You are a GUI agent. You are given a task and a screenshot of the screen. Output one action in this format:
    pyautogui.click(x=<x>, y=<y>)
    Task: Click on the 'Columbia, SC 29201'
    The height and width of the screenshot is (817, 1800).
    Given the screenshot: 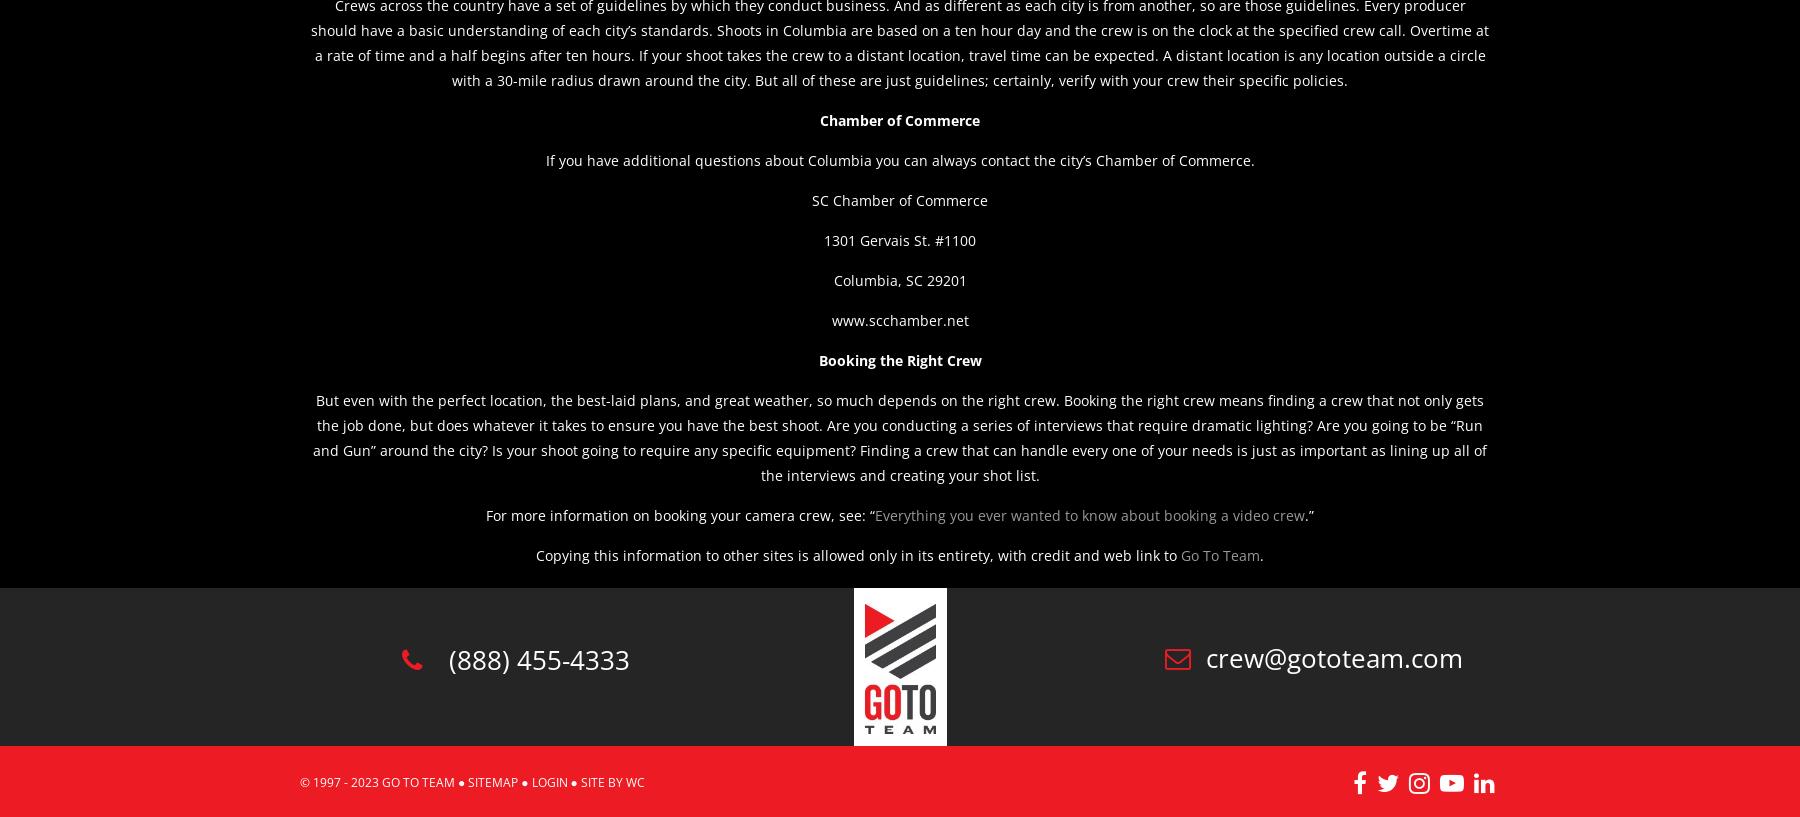 What is the action you would take?
    pyautogui.click(x=899, y=280)
    